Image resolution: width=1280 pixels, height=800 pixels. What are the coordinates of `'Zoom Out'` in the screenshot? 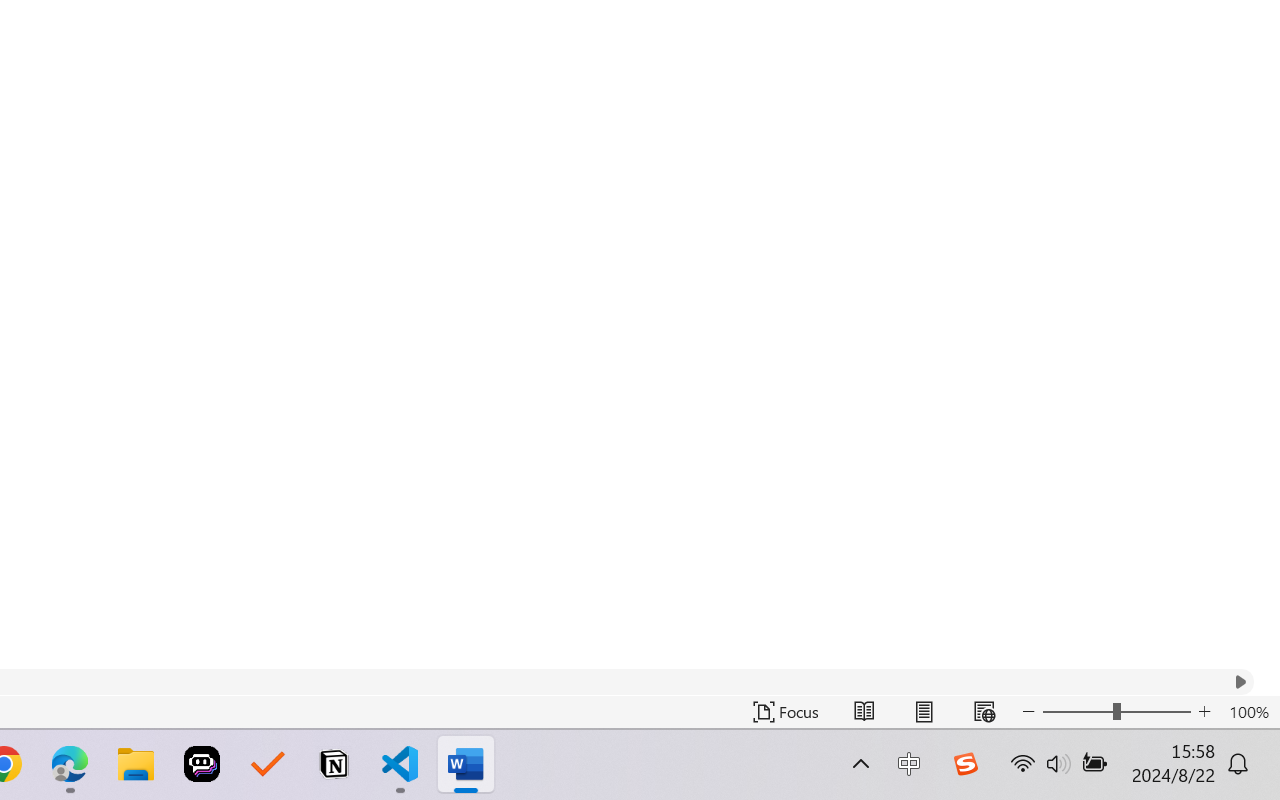 It's located at (1076, 711).